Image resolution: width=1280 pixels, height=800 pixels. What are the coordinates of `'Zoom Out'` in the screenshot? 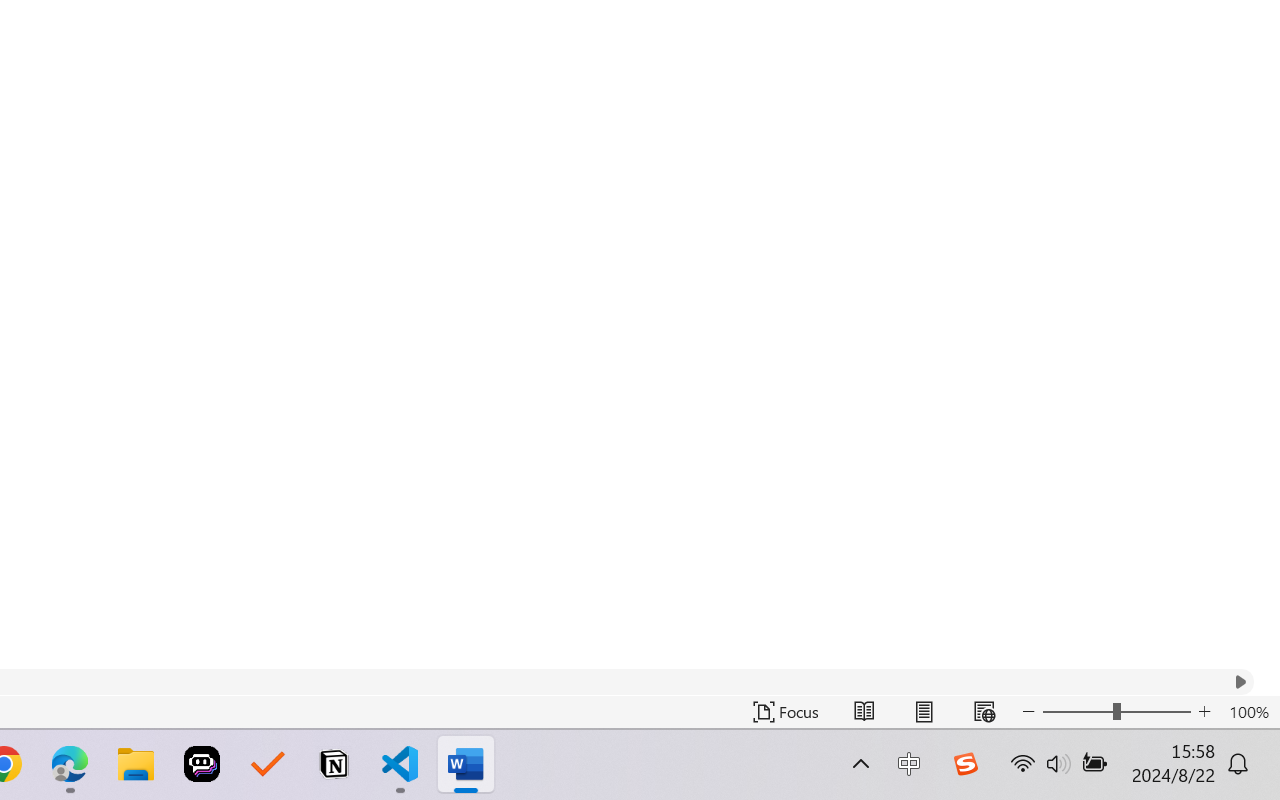 It's located at (1076, 711).